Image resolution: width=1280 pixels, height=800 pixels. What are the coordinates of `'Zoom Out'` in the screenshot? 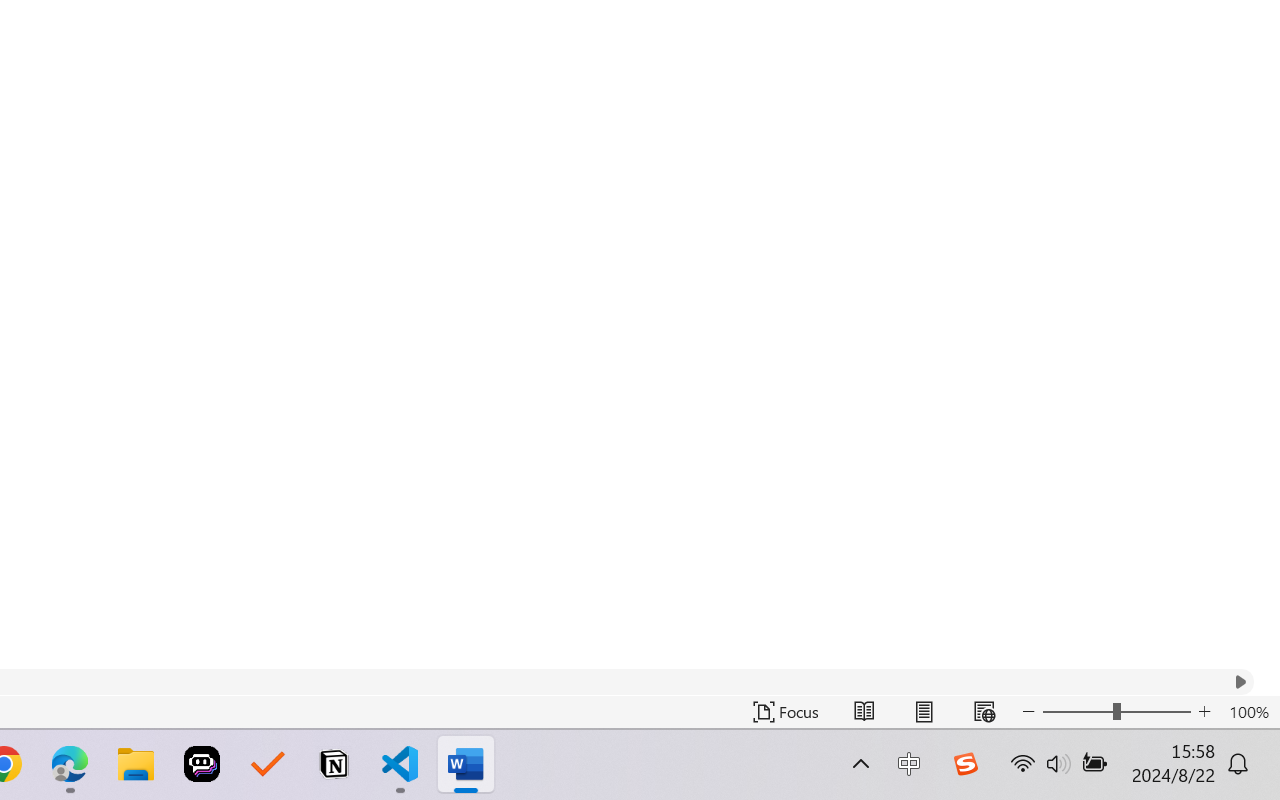 It's located at (1076, 711).